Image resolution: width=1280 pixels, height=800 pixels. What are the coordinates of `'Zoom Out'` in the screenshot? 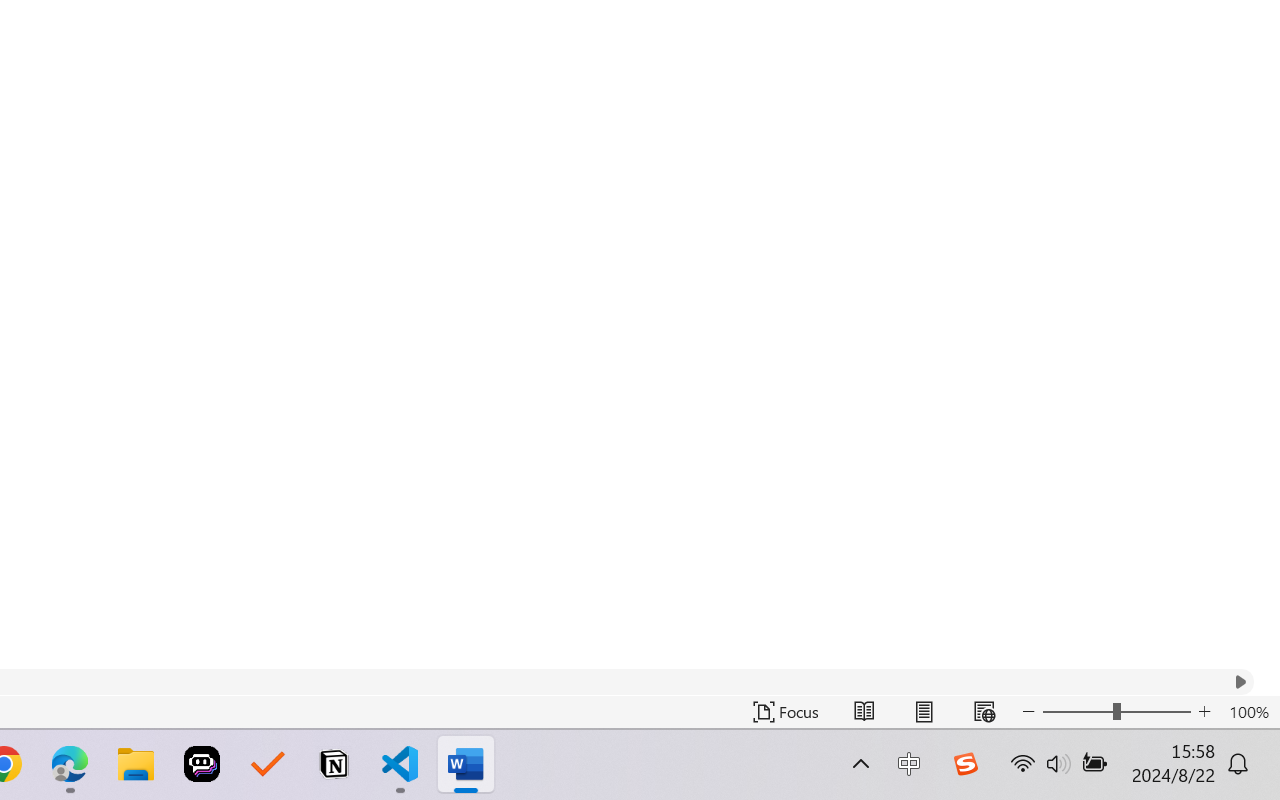 It's located at (1076, 711).